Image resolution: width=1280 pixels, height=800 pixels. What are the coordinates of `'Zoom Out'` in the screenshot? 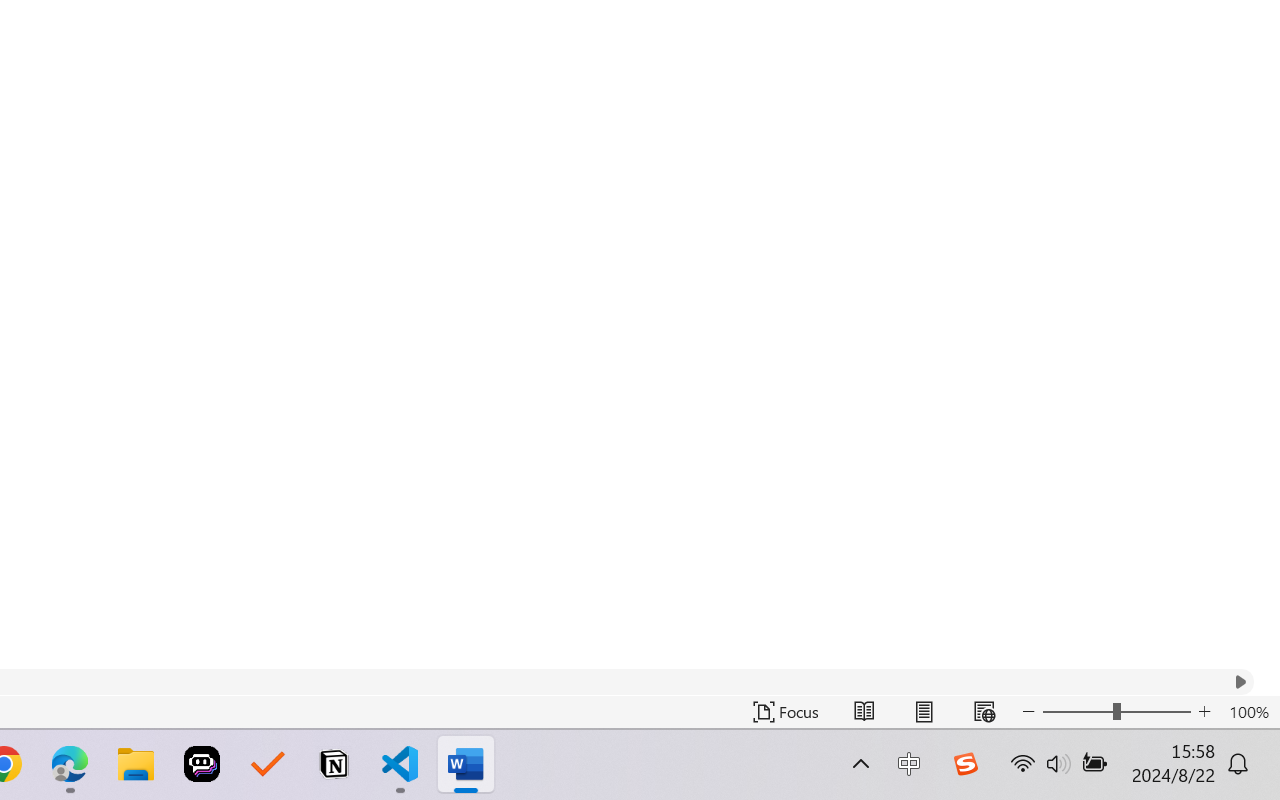 It's located at (1076, 711).